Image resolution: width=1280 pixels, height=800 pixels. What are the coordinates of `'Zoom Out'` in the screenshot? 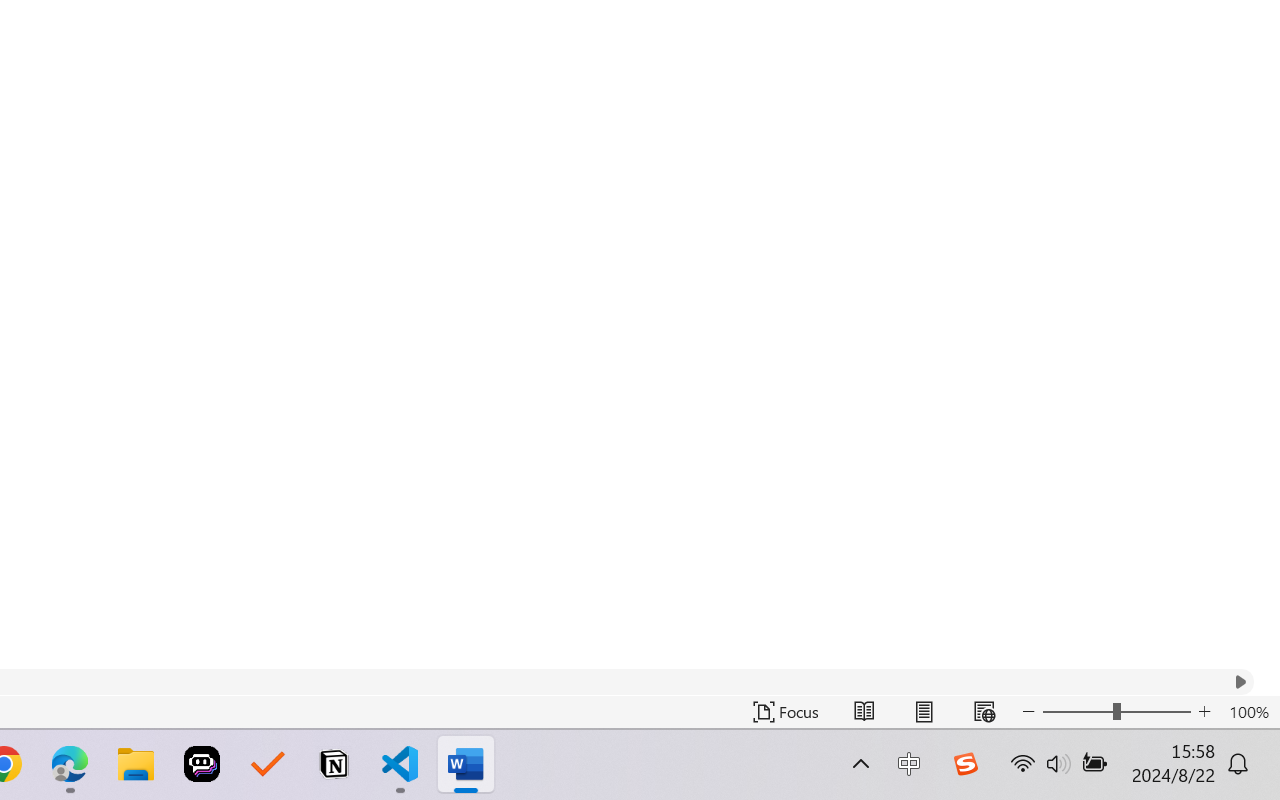 It's located at (1076, 711).